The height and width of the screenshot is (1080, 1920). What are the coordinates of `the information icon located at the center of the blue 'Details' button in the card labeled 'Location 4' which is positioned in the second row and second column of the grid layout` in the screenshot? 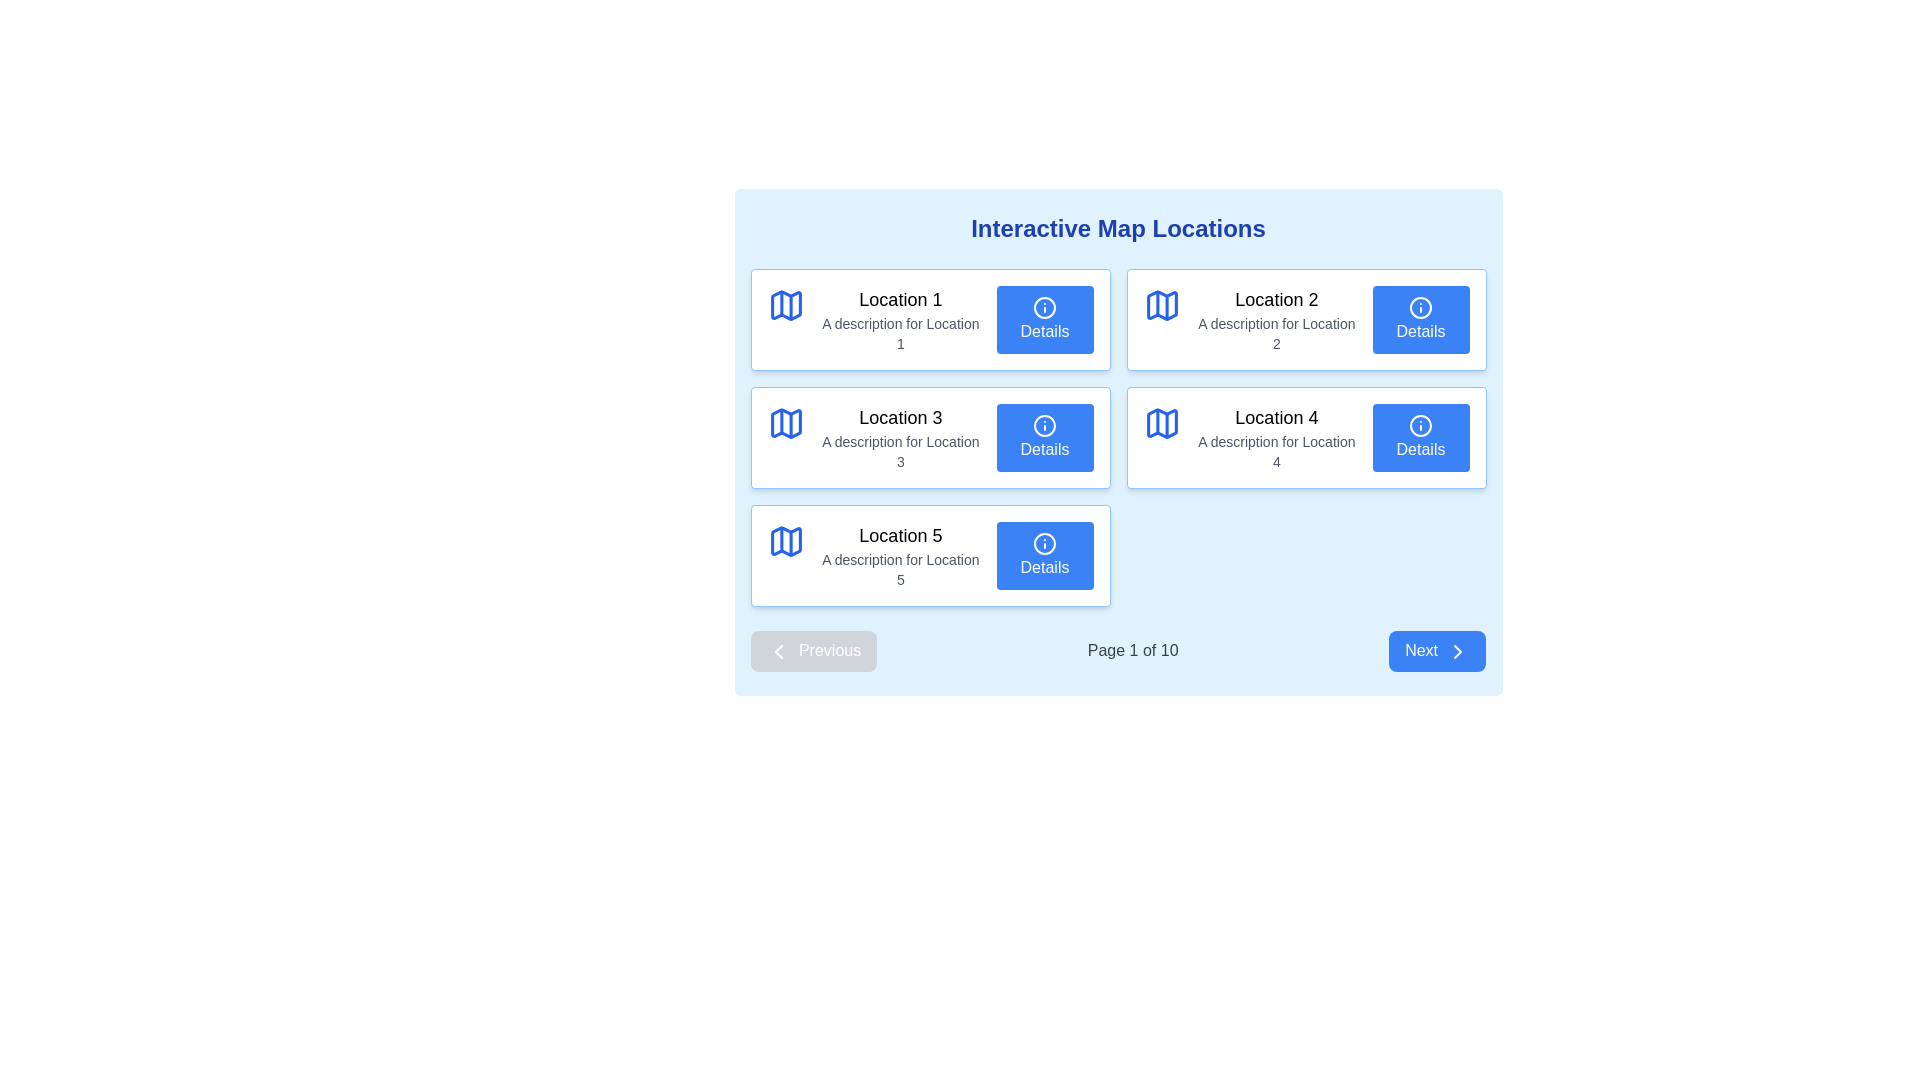 It's located at (1419, 425).